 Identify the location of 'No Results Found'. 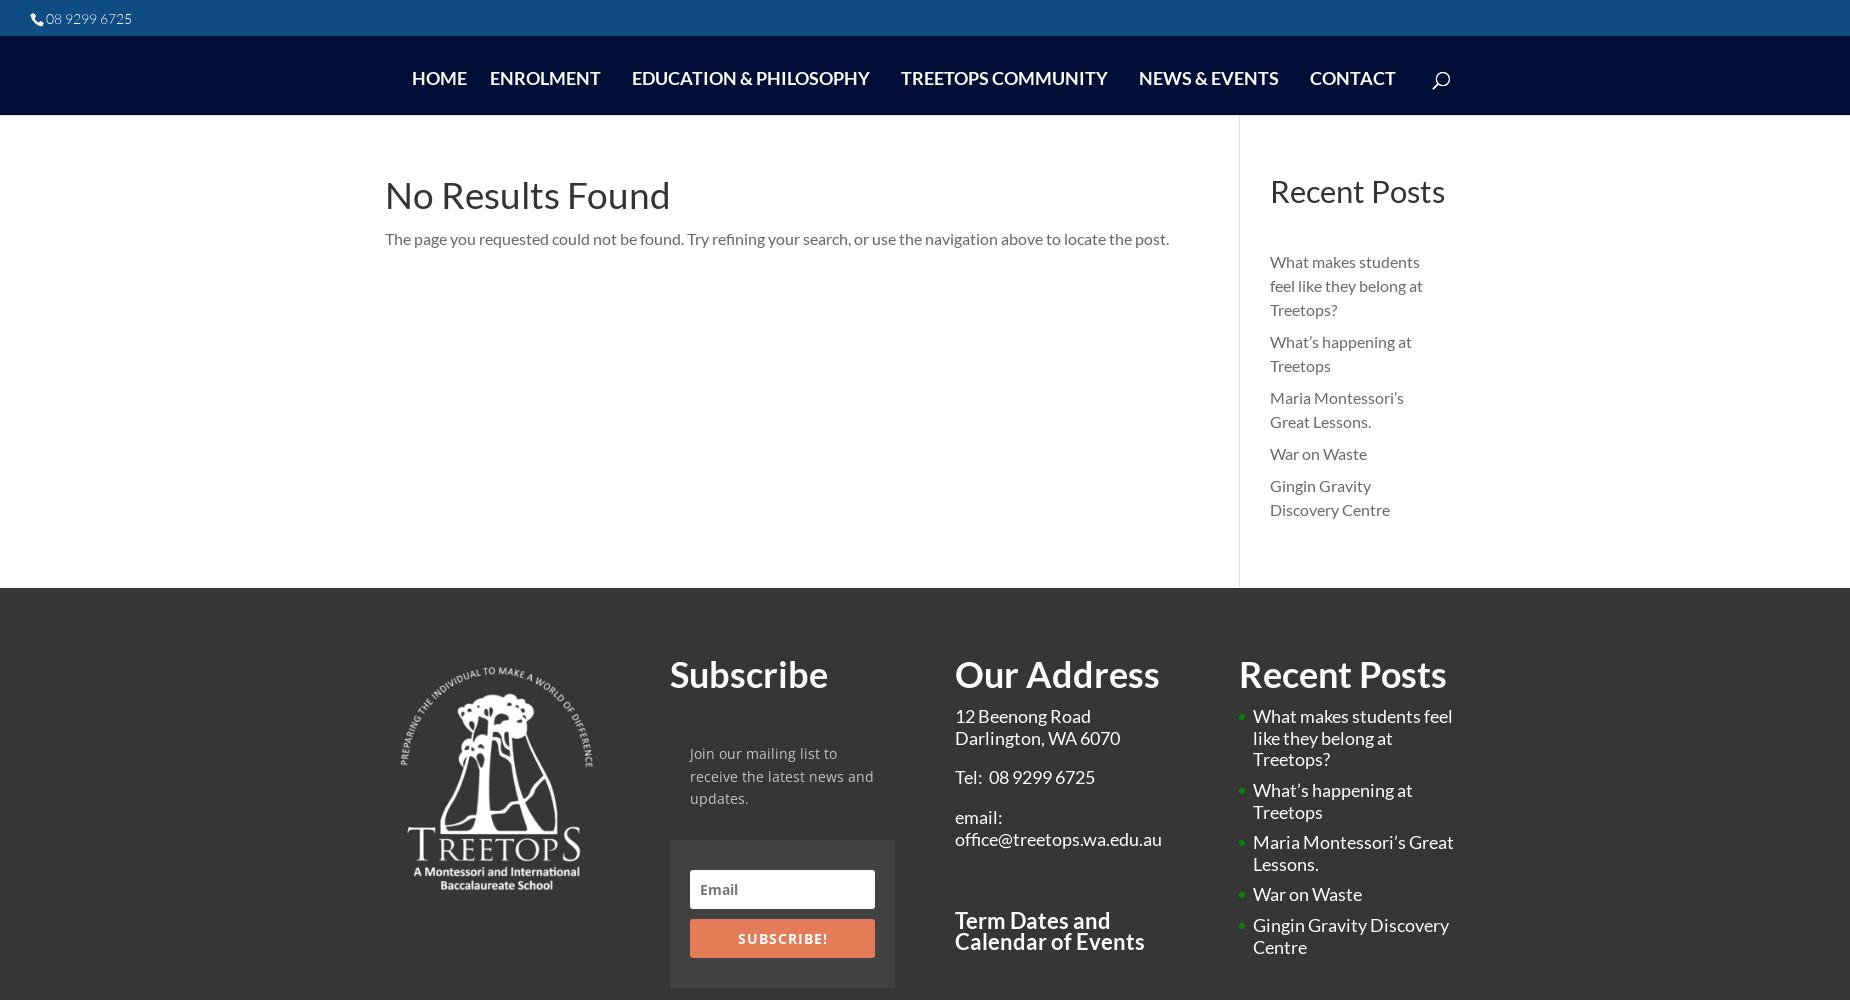
(383, 193).